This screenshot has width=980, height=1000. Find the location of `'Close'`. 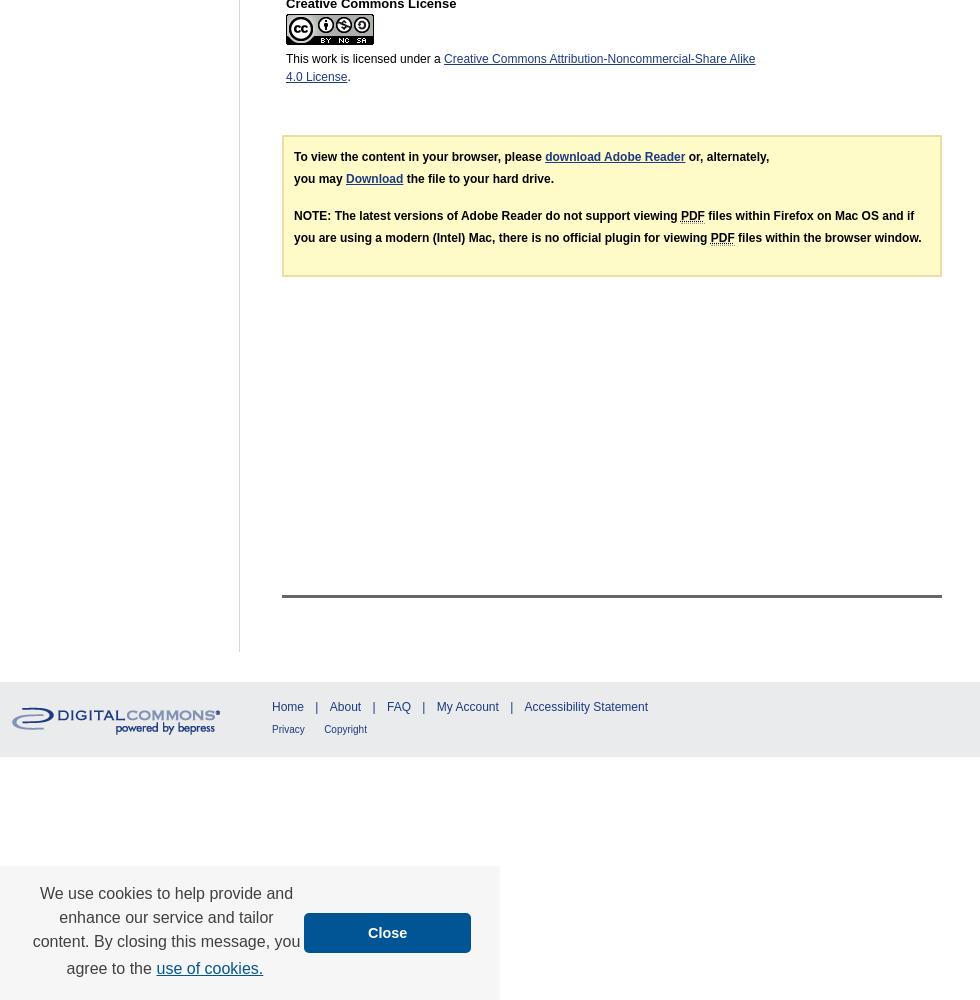

'Close' is located at coordinates (387, 932).